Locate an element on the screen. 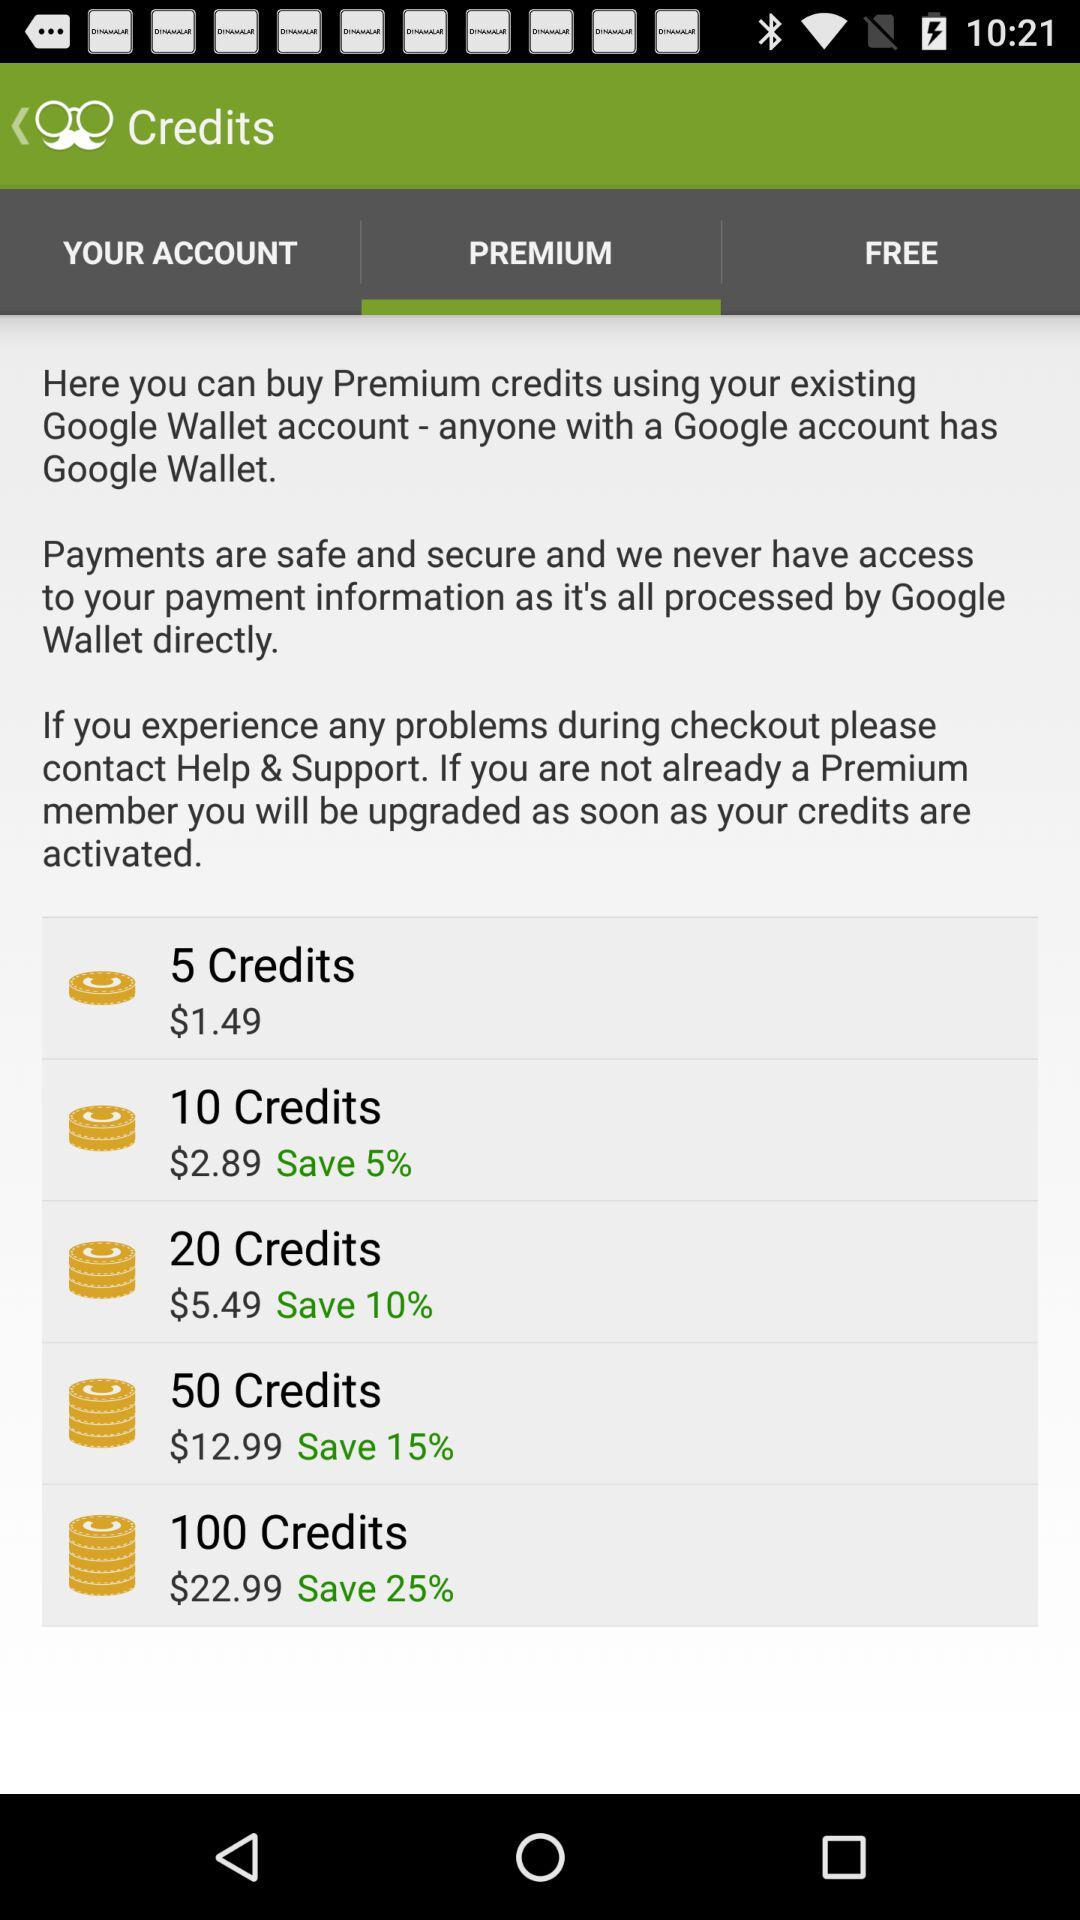 The image size is (1080, 1920). the 5 credits is located at coordinates (261, 963).